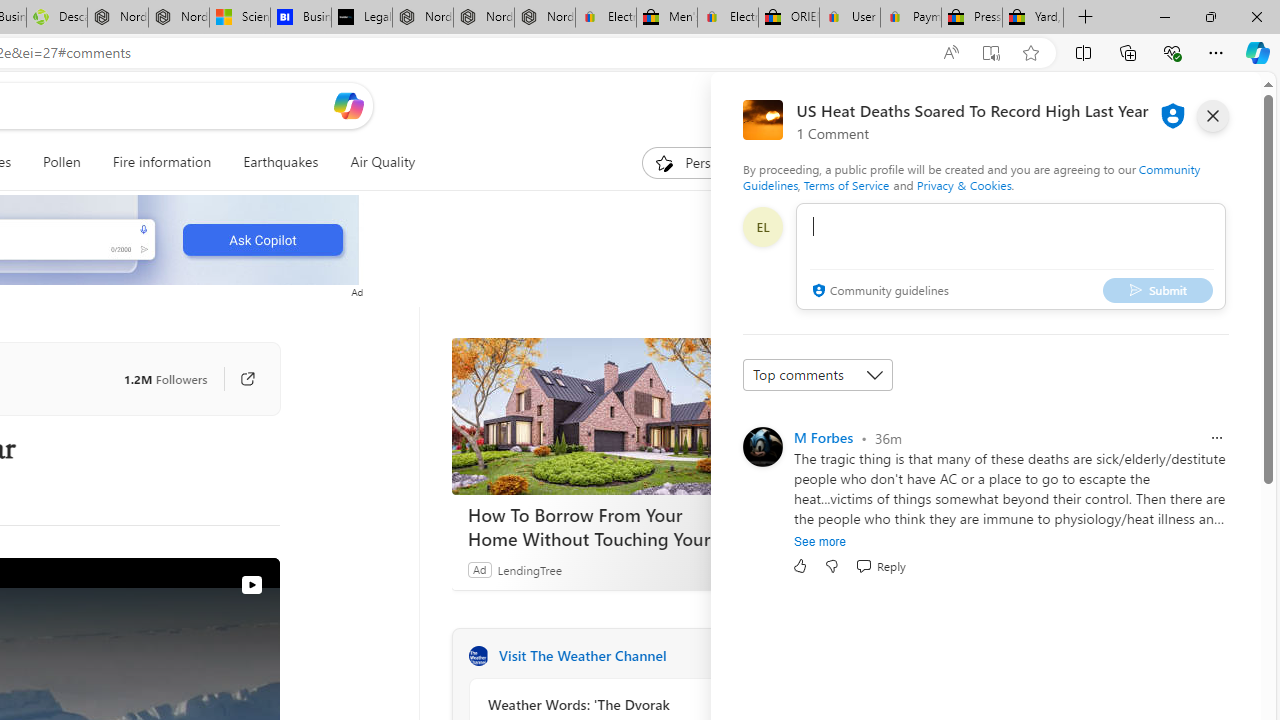 Image resolution: width=1280 pixels, height=720 pixels. Describe the element at coordinates (761, 446) in the screenshot. I see `'Profile Picture'` at that location.